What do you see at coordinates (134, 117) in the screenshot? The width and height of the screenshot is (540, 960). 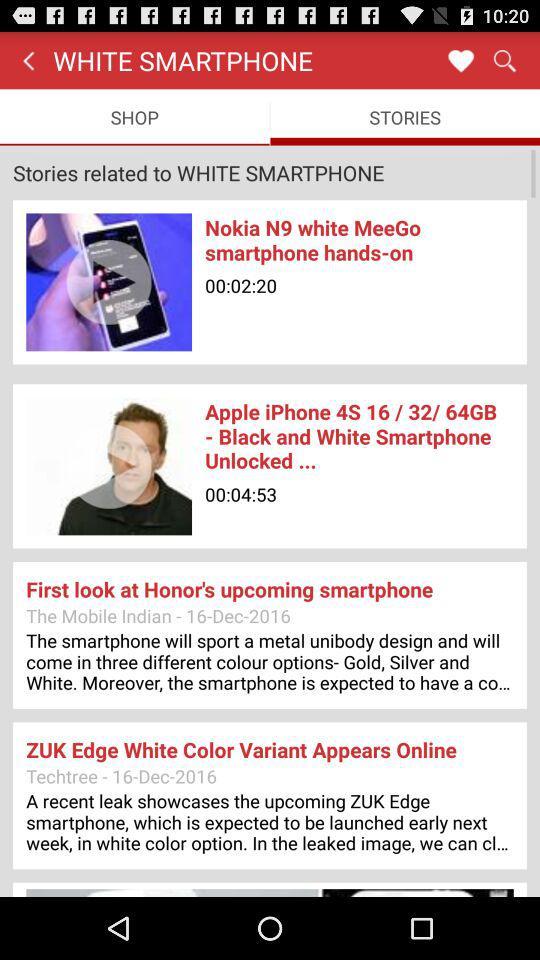 I see `the shop item` at bounding box center [134, 117].